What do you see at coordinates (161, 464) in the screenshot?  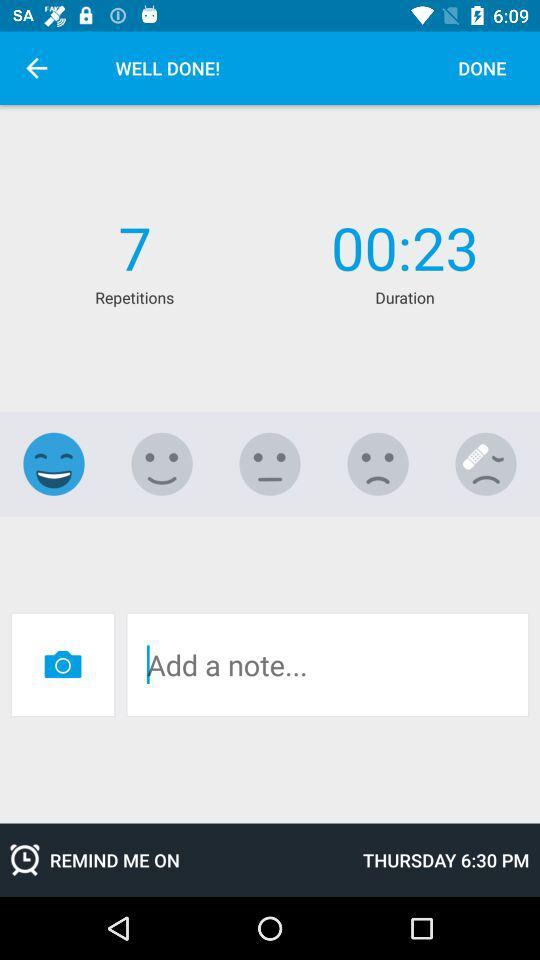 I see `happy option` at bounding box center [161, 464].